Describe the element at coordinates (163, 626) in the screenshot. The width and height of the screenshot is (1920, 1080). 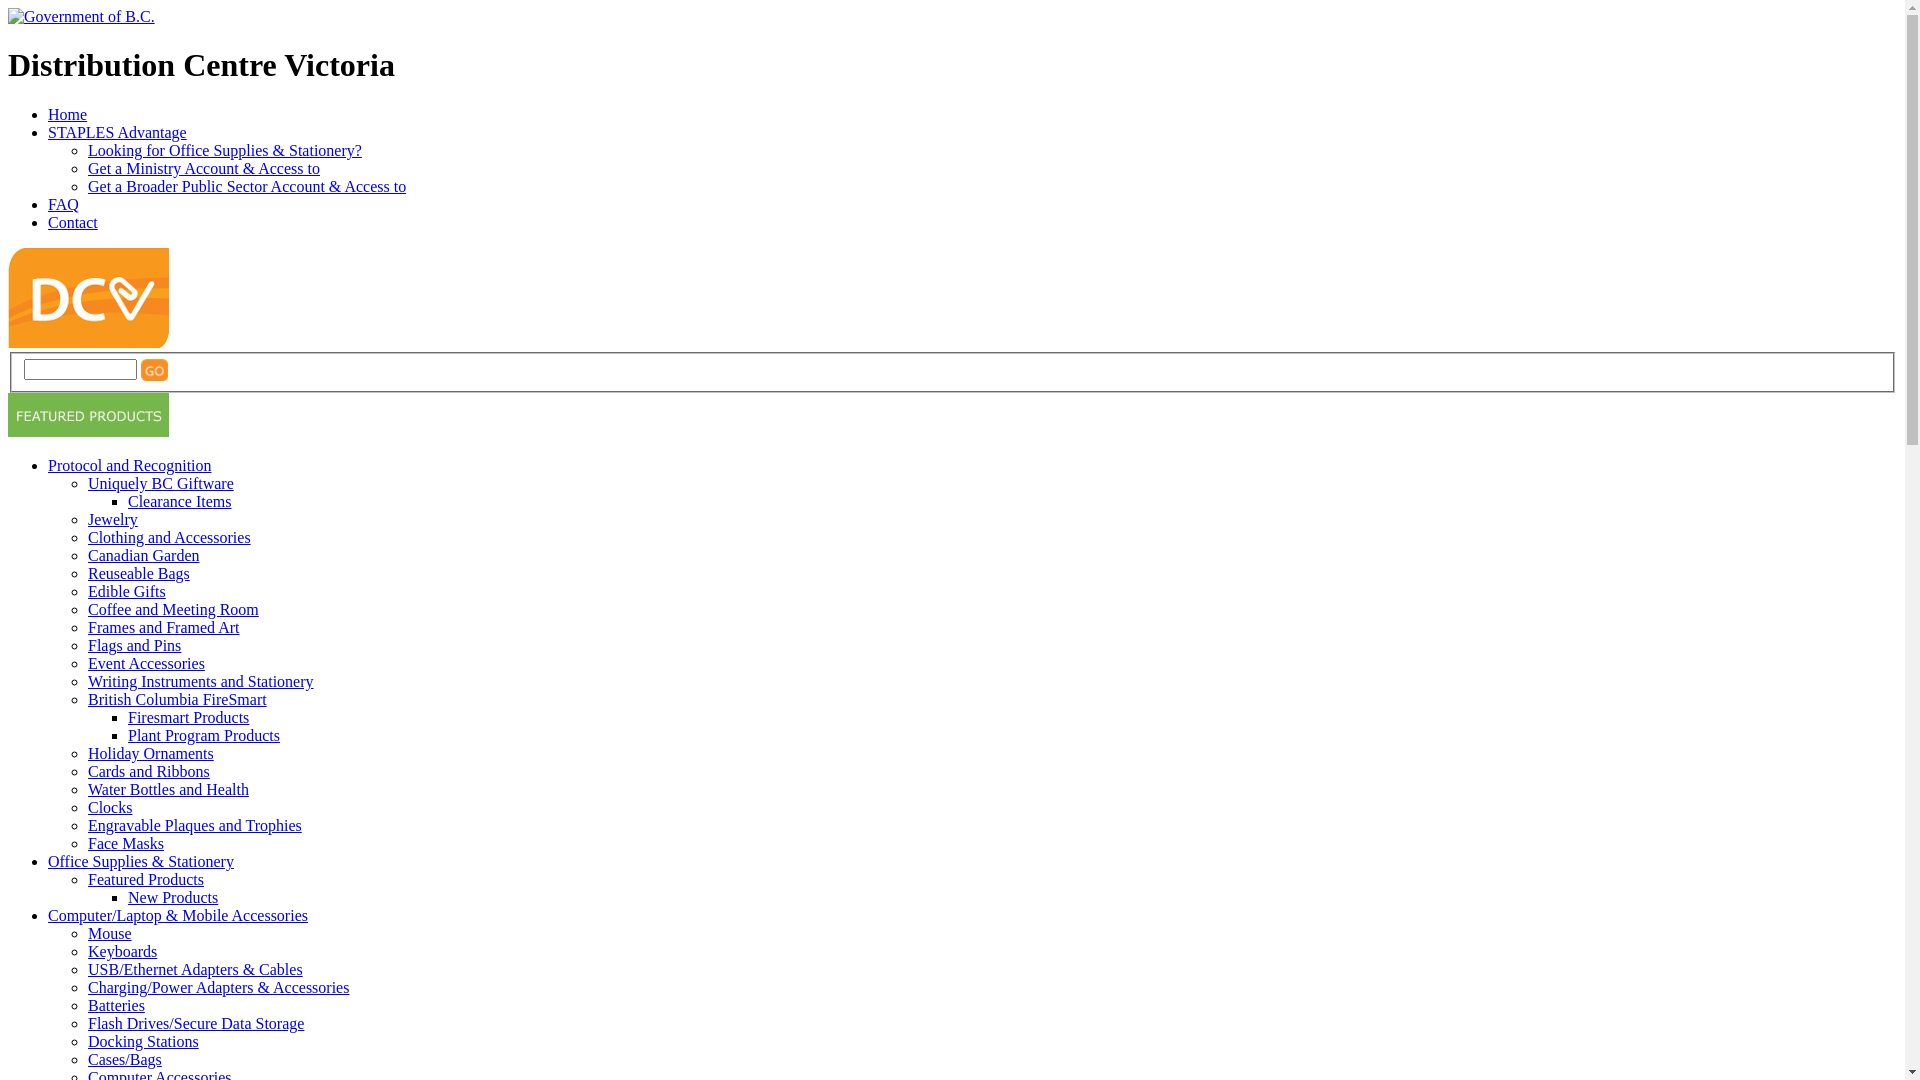
I see `'Frames and Framed Art'` at that location.